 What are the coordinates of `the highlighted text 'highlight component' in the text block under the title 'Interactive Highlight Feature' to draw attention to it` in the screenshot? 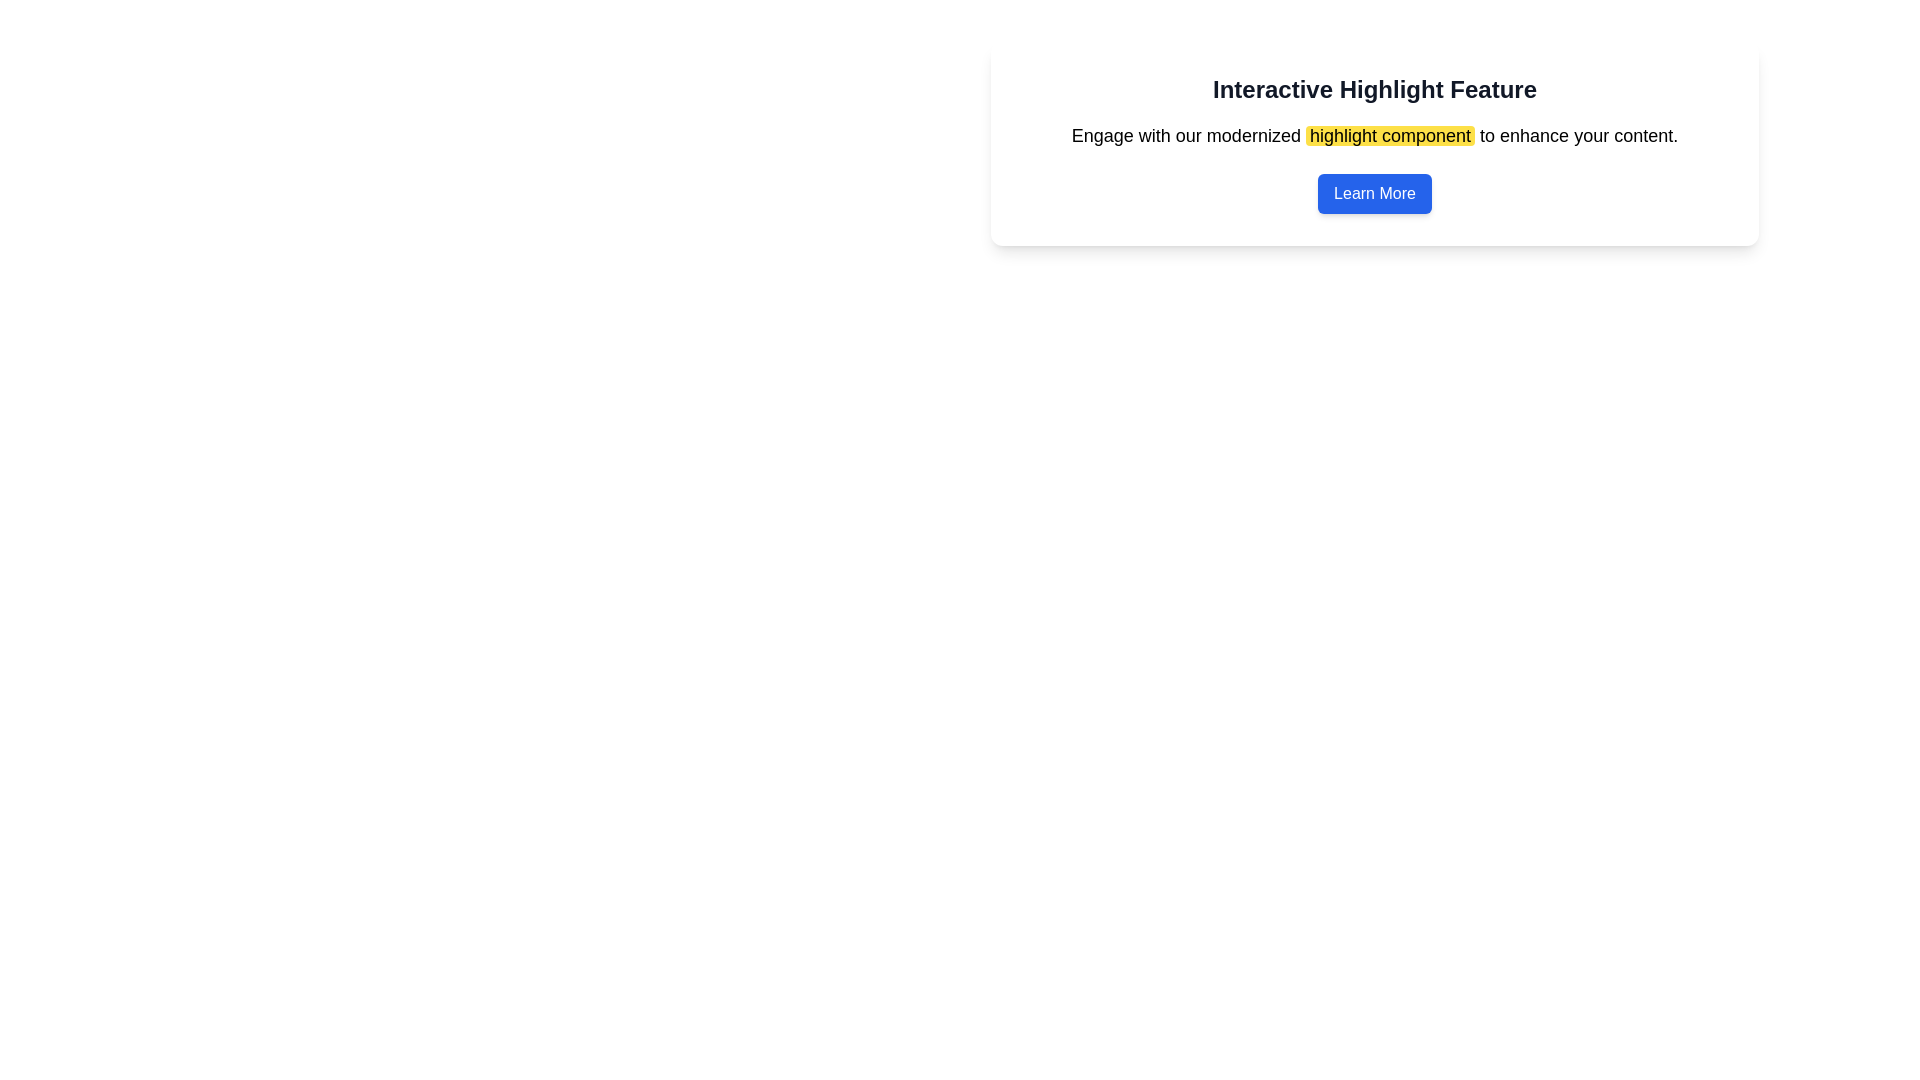 It's located at (1389, 135).